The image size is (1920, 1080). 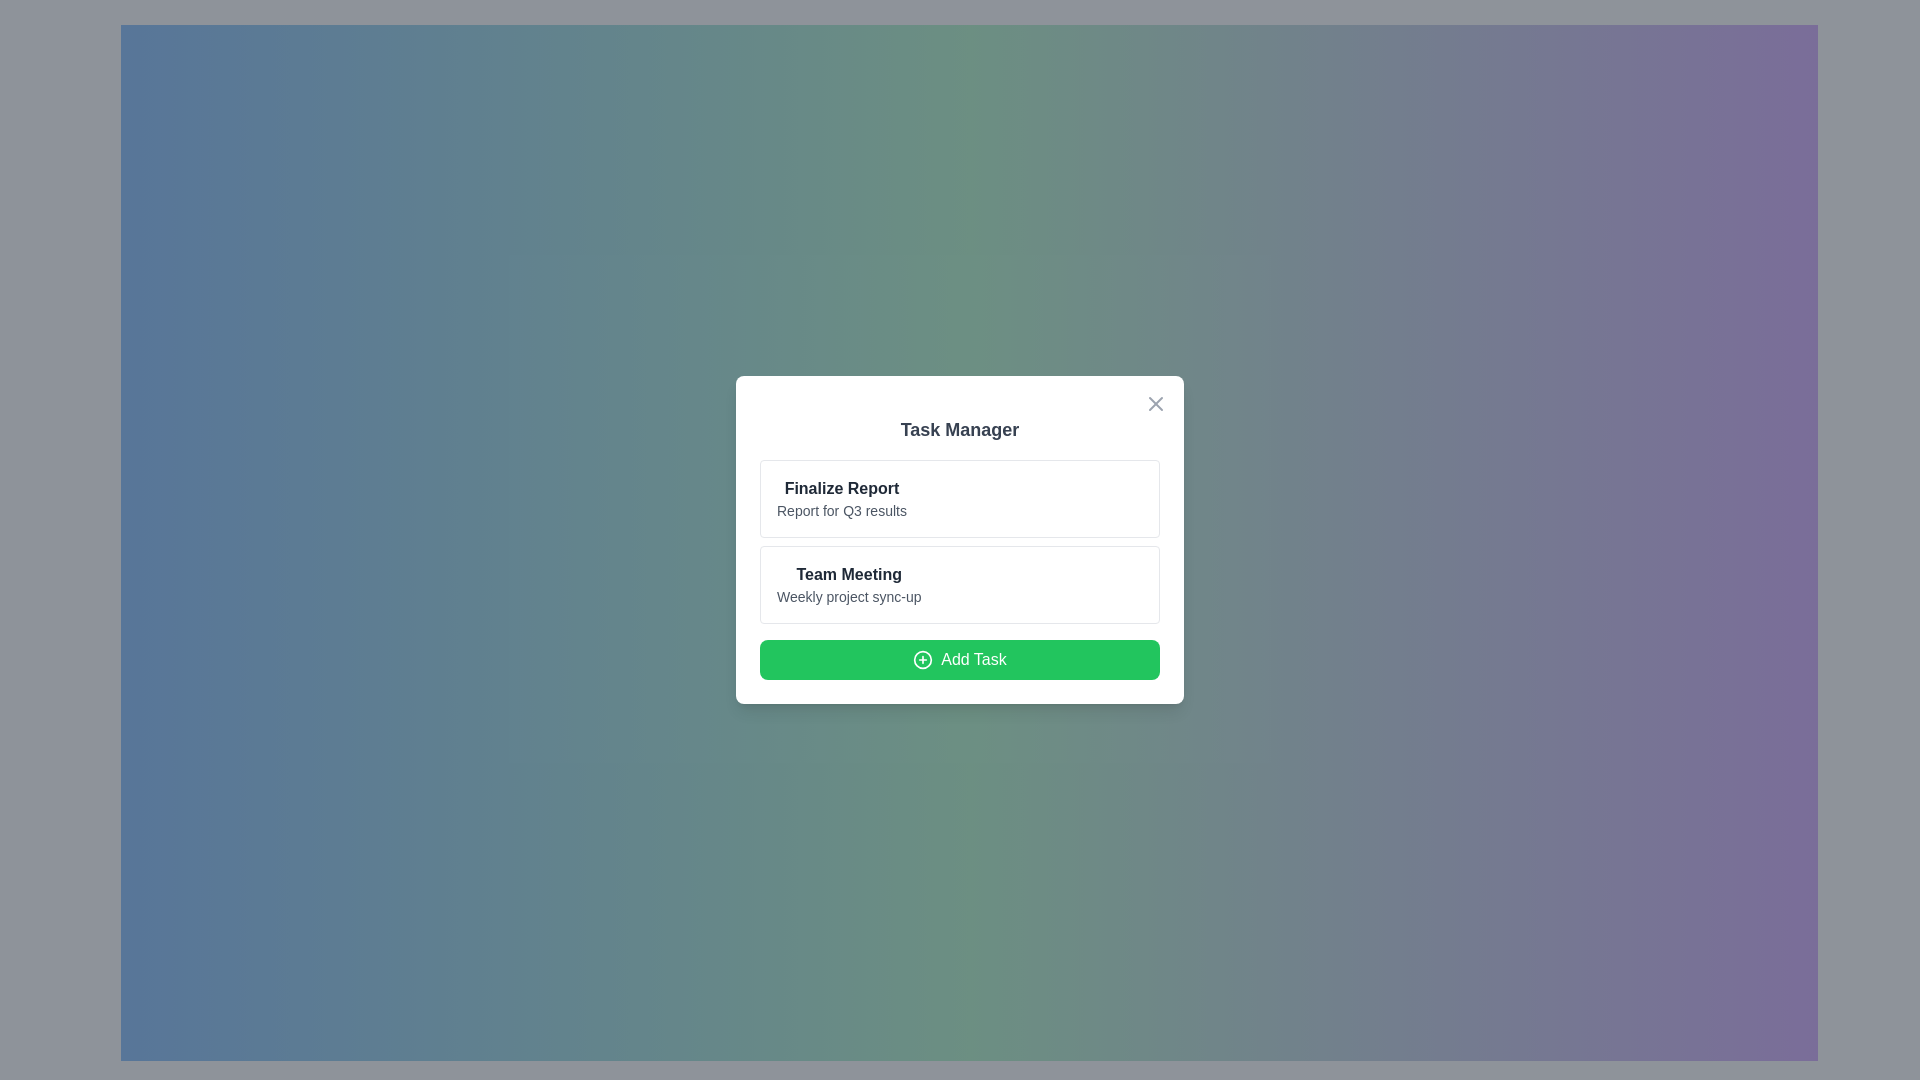 I want to click on the static text label that represents the title of a task entry in the 'Task Manager' modal, positioned centrally above the subtitle 'Weekly project sync-up', so click(x=849, y=574).